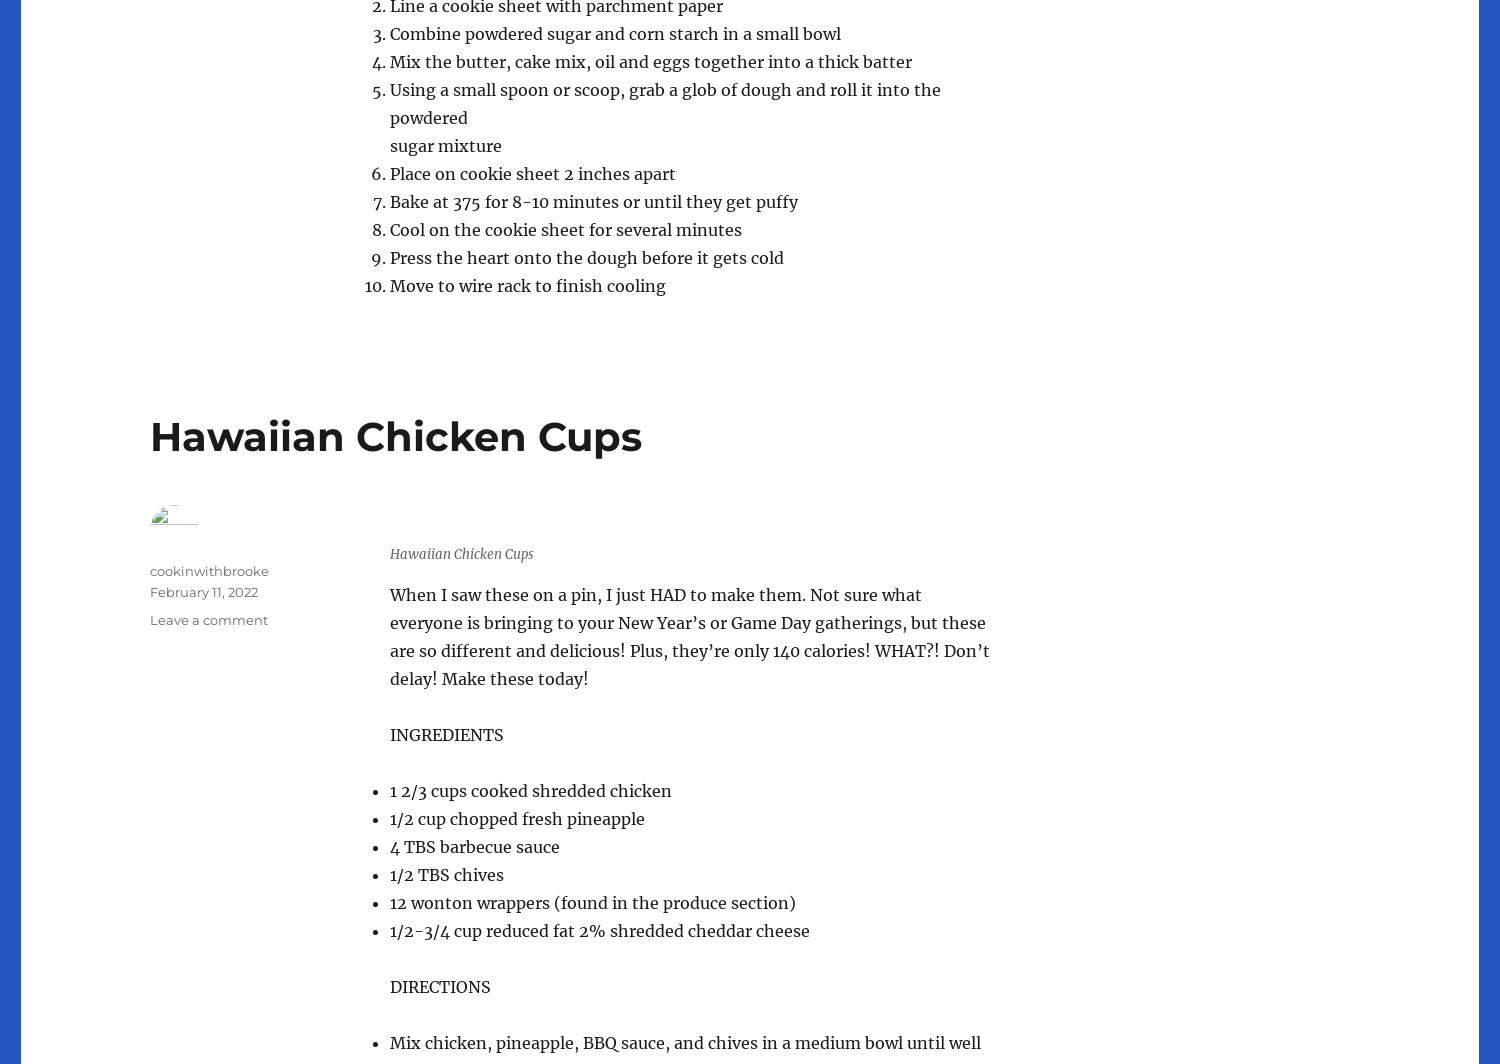 This screenshot has height=1064, width=1500. What do you see at coordinates (532, 173) in the screenshot?
I see `'Place on cookie sheet 2 inches apart'` at bounding box center [532, 173].